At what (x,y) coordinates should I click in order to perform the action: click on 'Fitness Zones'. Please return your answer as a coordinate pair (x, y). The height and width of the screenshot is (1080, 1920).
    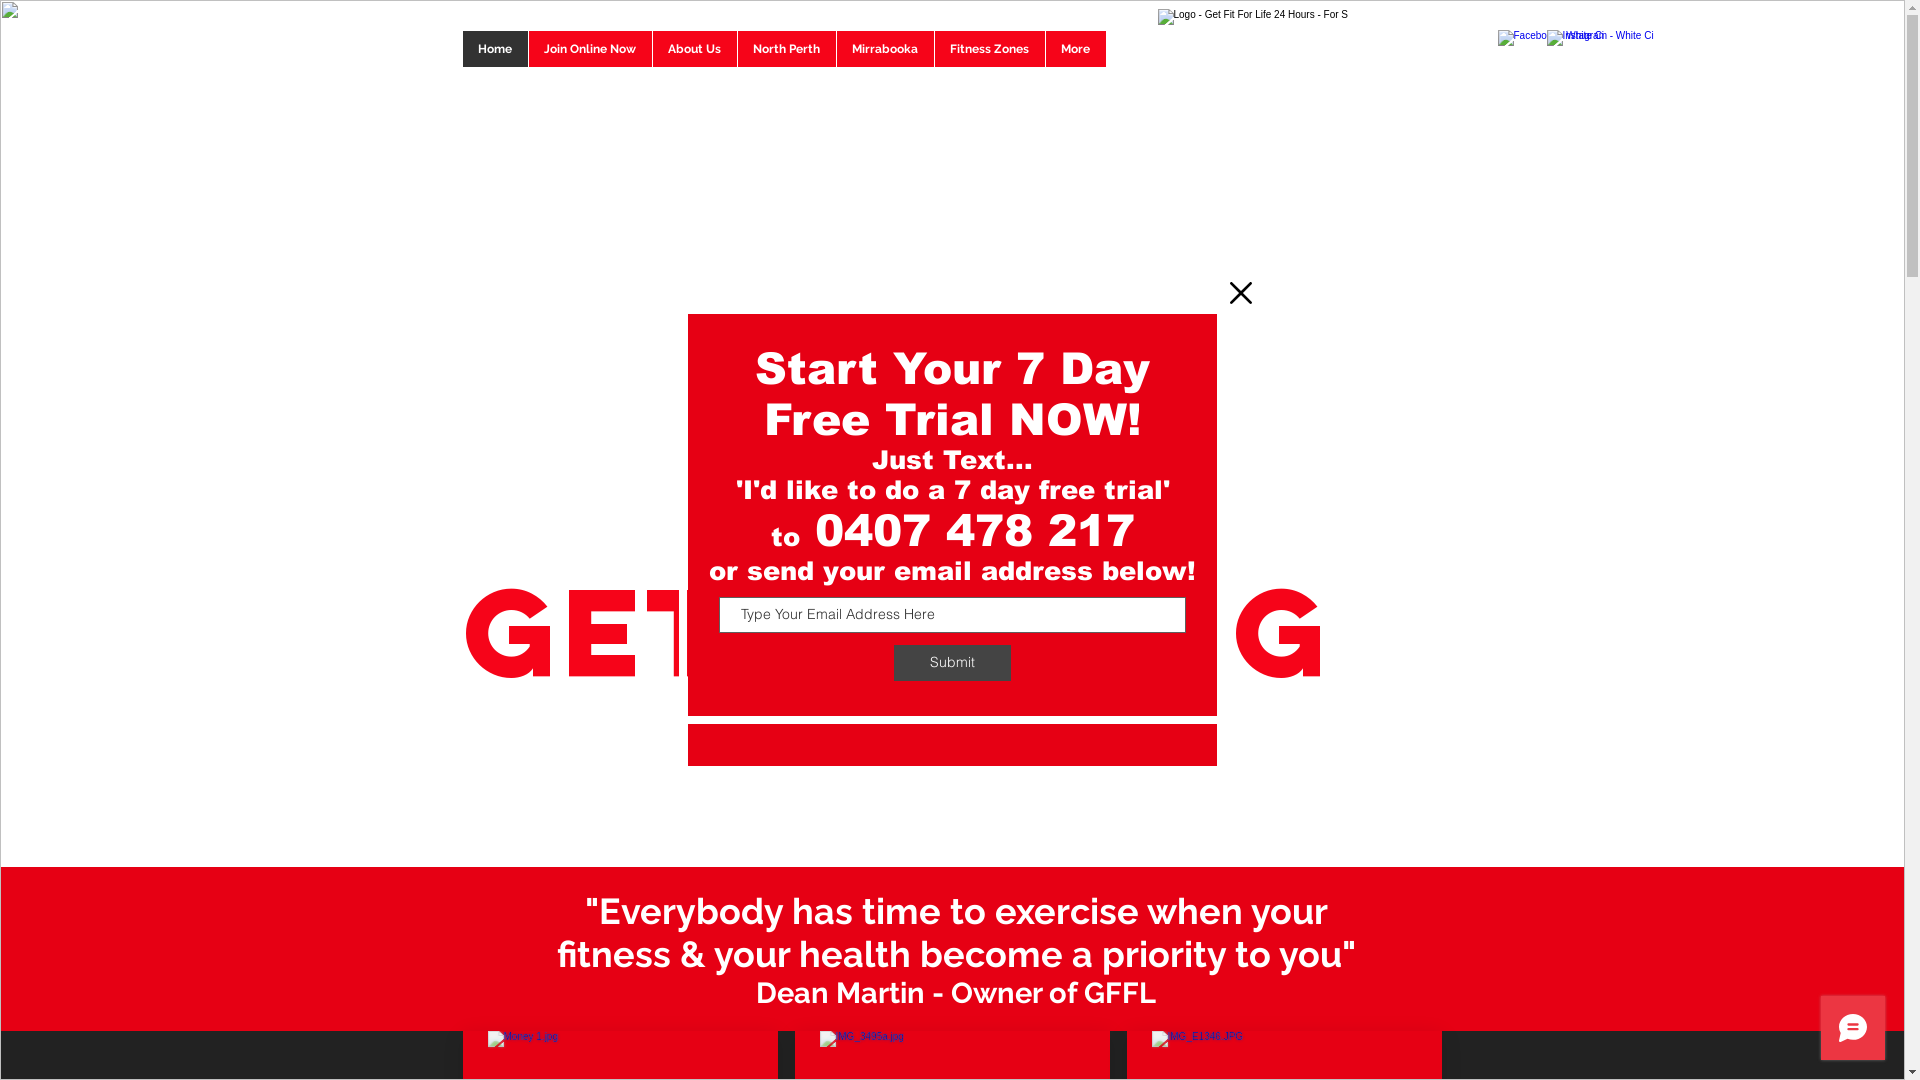
    Looking at the image, I should click on (989, 48).